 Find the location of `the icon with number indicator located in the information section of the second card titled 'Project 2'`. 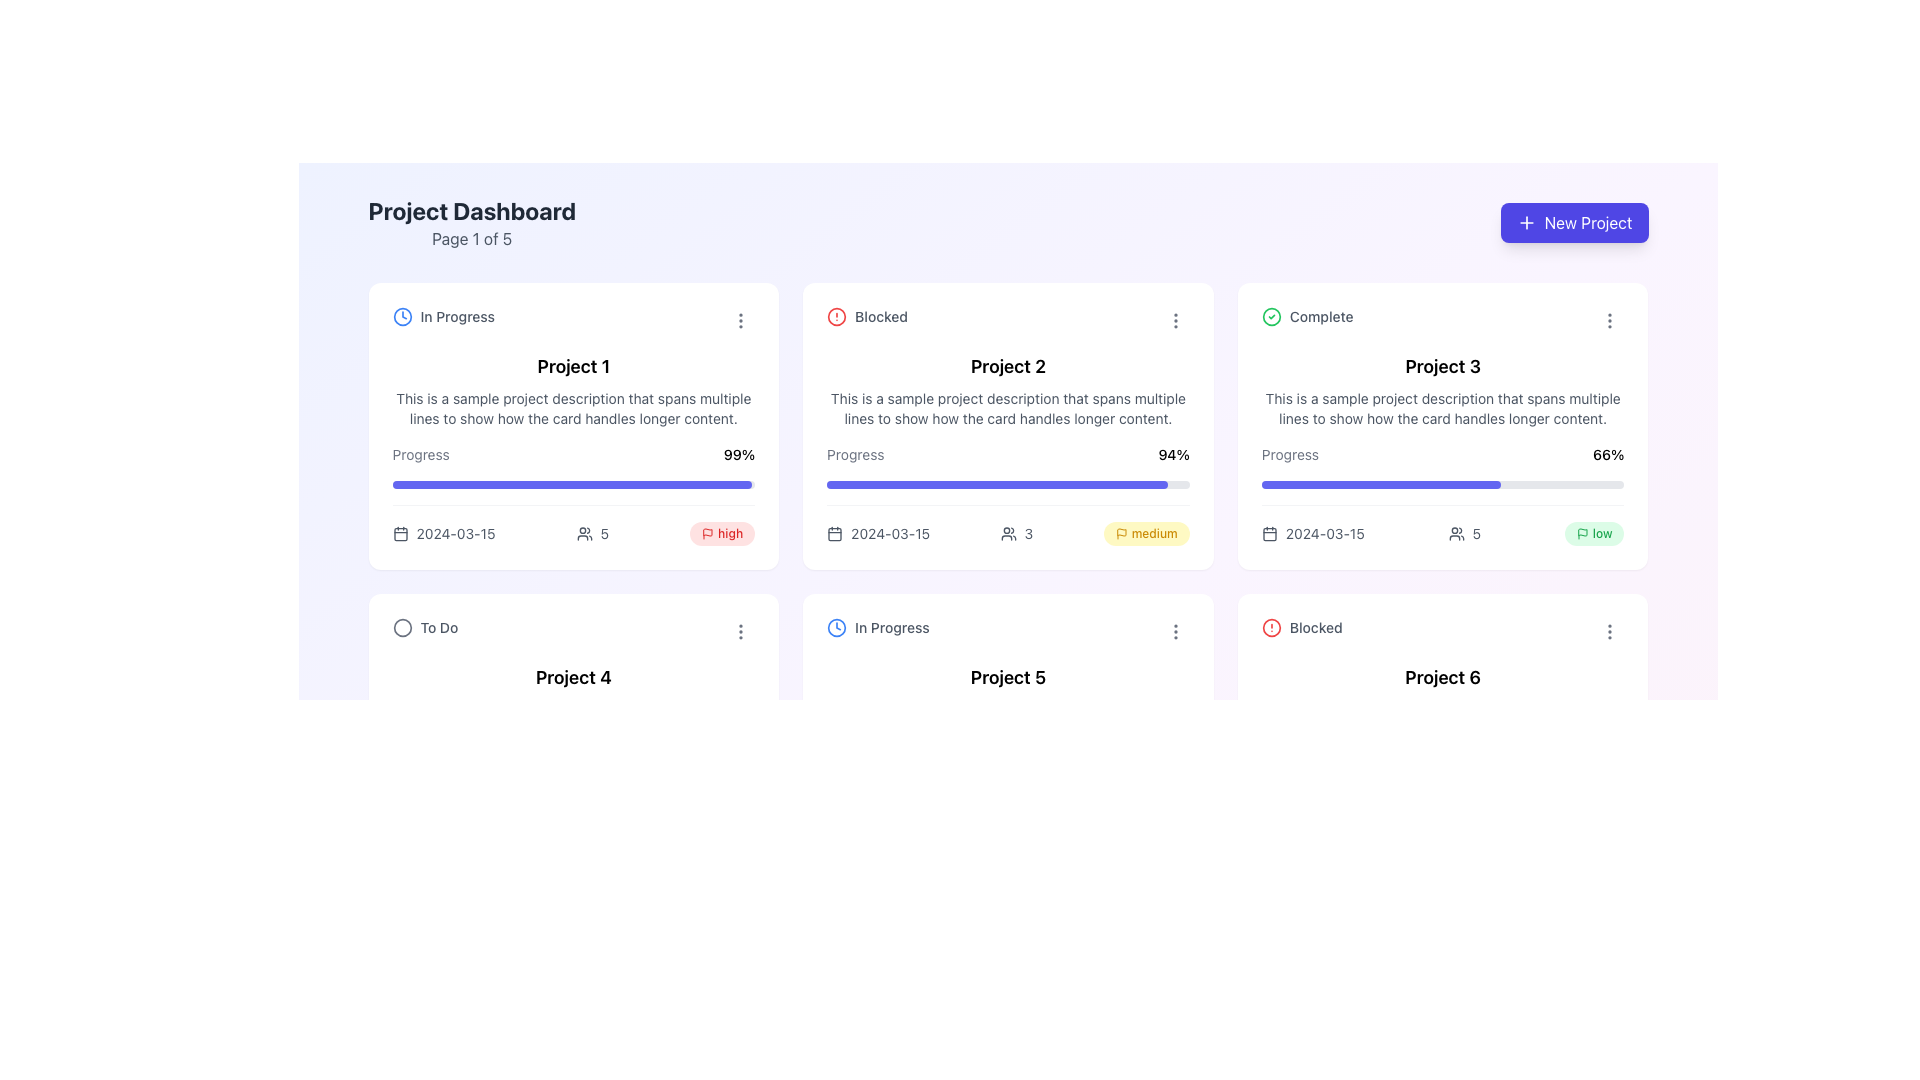

the icon with number indicator located in the information section of the second card titled 'Project 2' is located at coordinates (1008, 524).